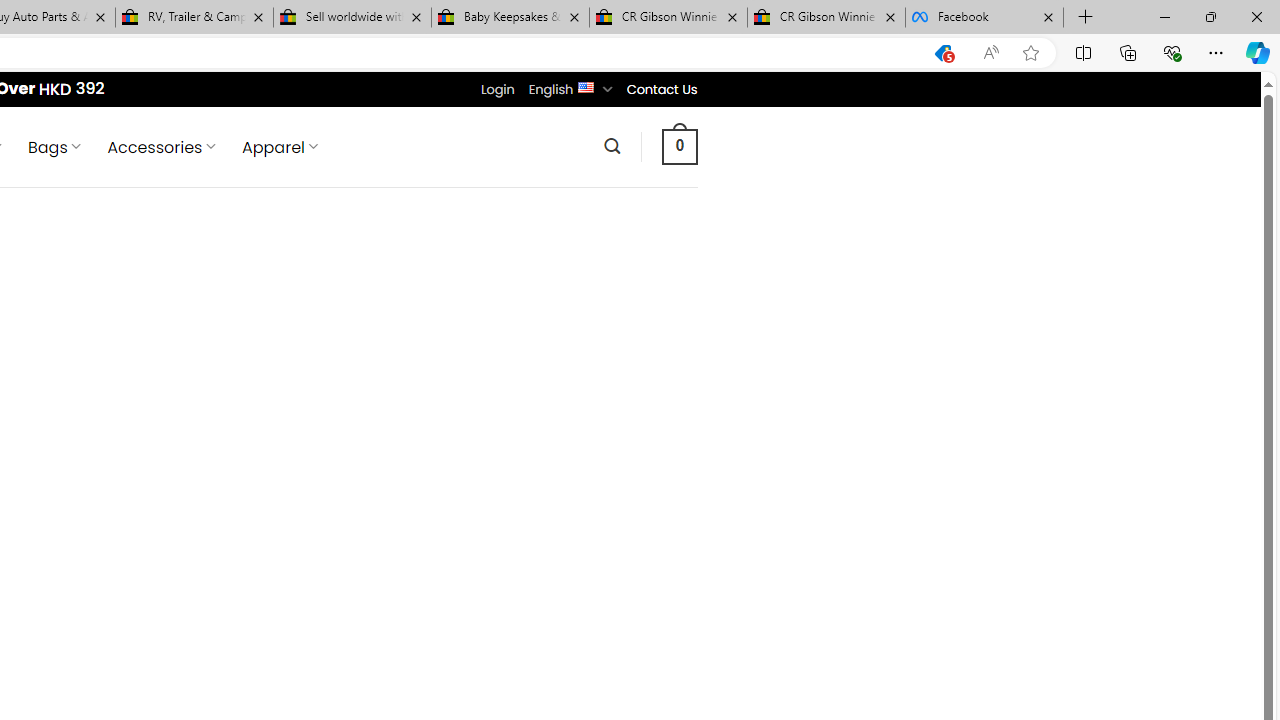  I want to click on ' 0 ', so click(679, 145).